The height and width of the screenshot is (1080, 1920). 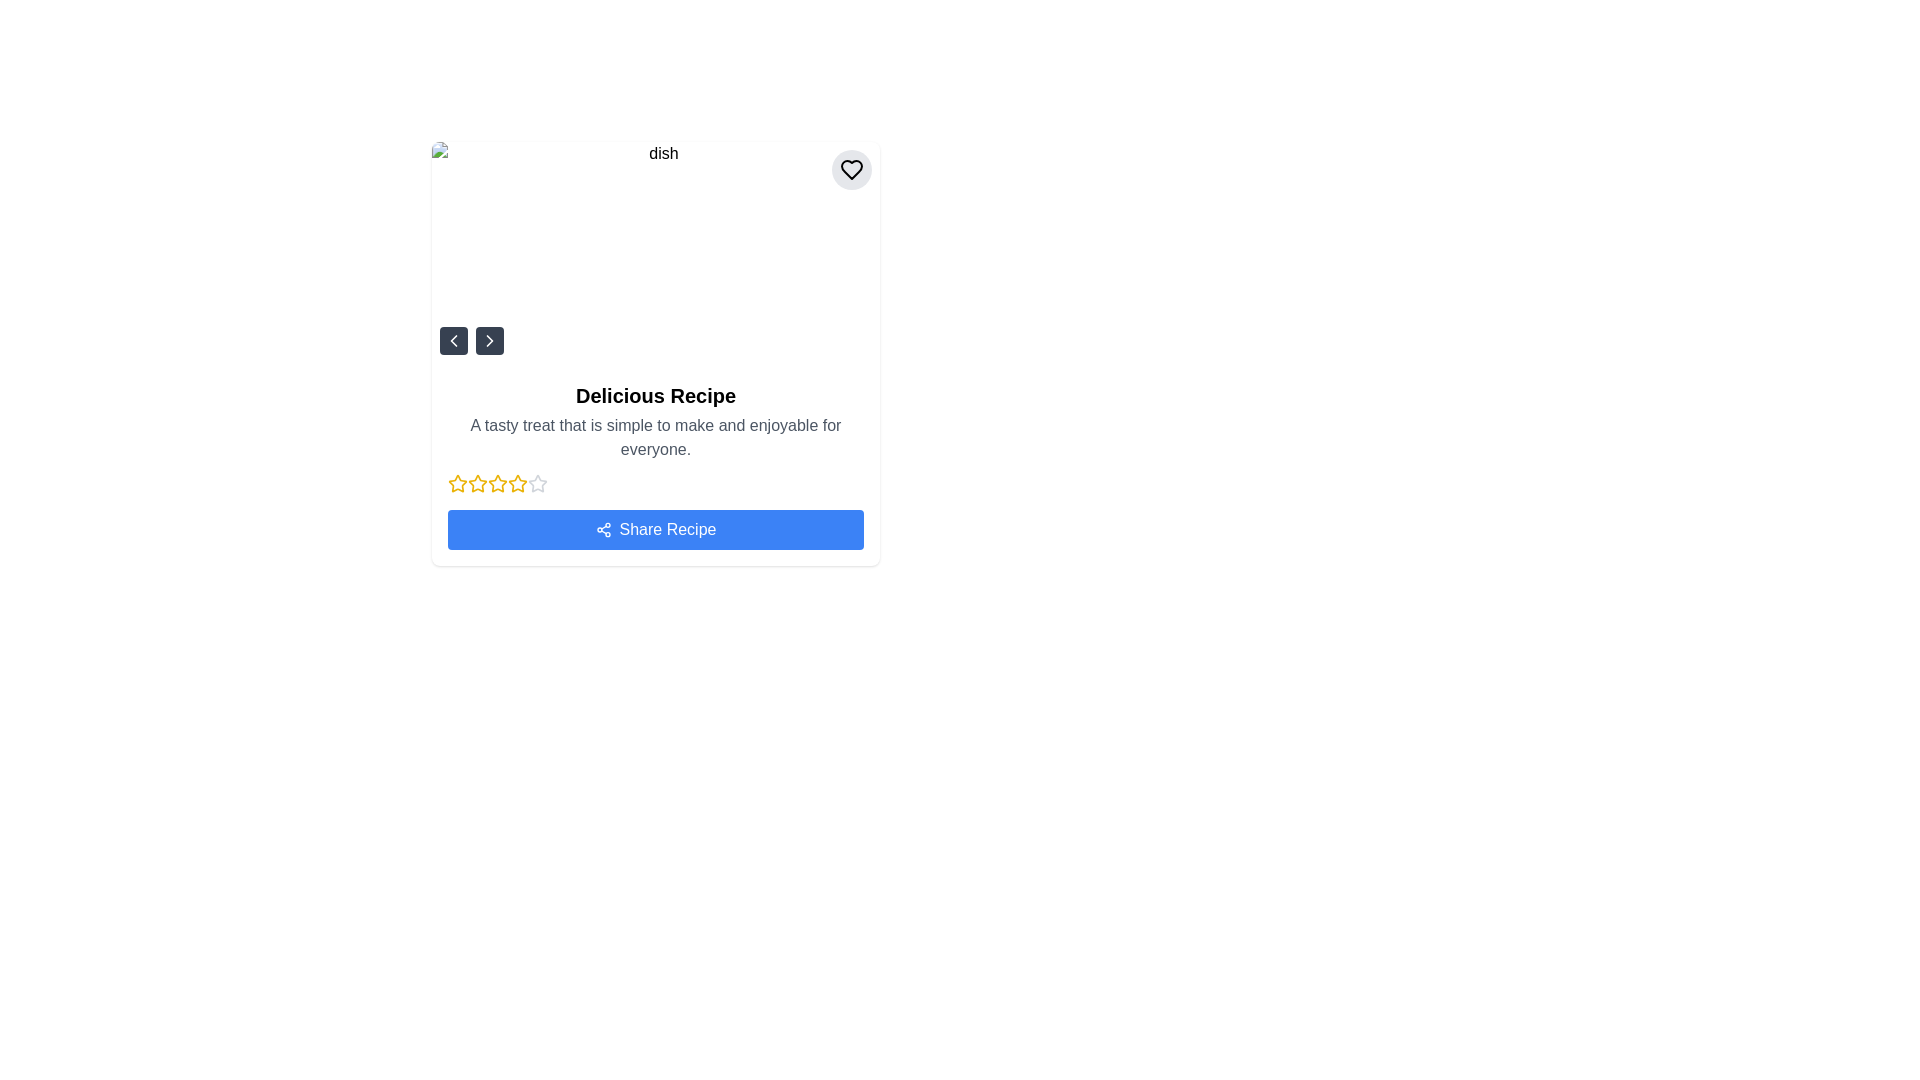 What do you see at coordinates (656, 528) in the screenshot?
I see `the share button located at the bottom of the recipe card, just below the yellow rating stars` at bounding box center [656, 528].